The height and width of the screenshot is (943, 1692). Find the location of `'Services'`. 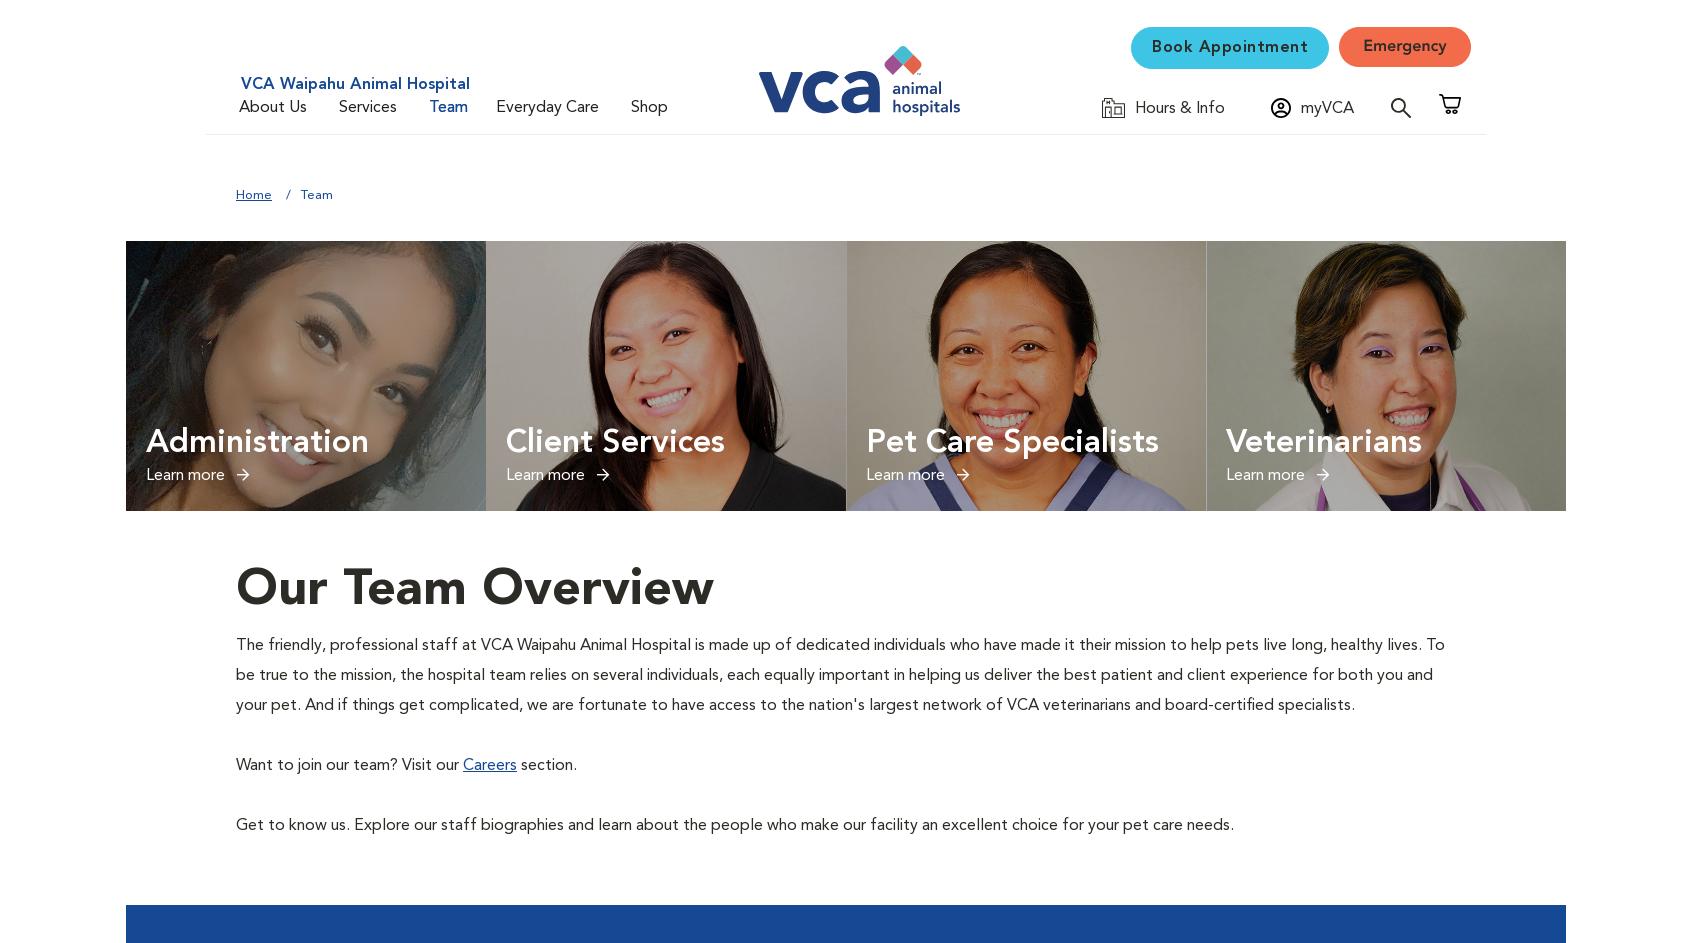

'Services' is located at coordinates (368, 107).